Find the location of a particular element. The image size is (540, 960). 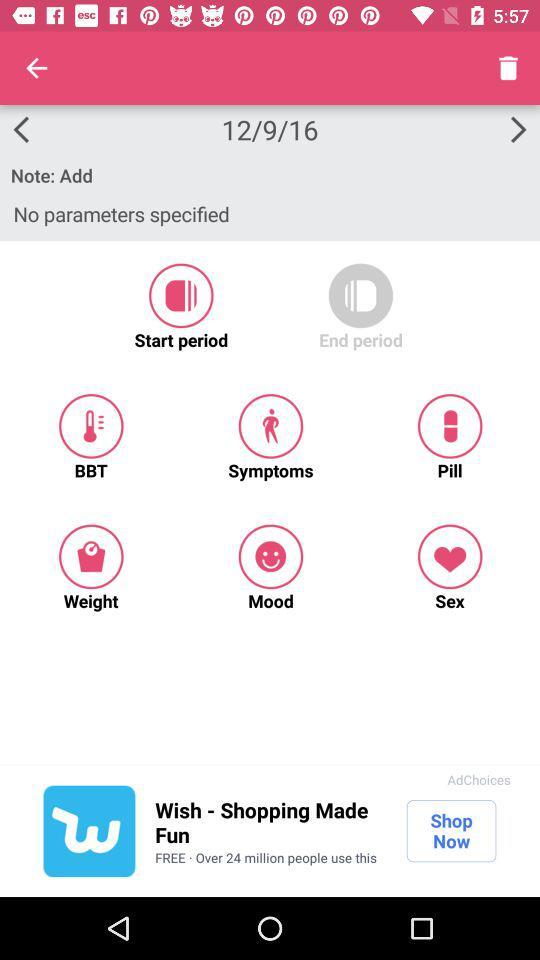

the icon above the free over 24 is located at coordinates (270, 822).